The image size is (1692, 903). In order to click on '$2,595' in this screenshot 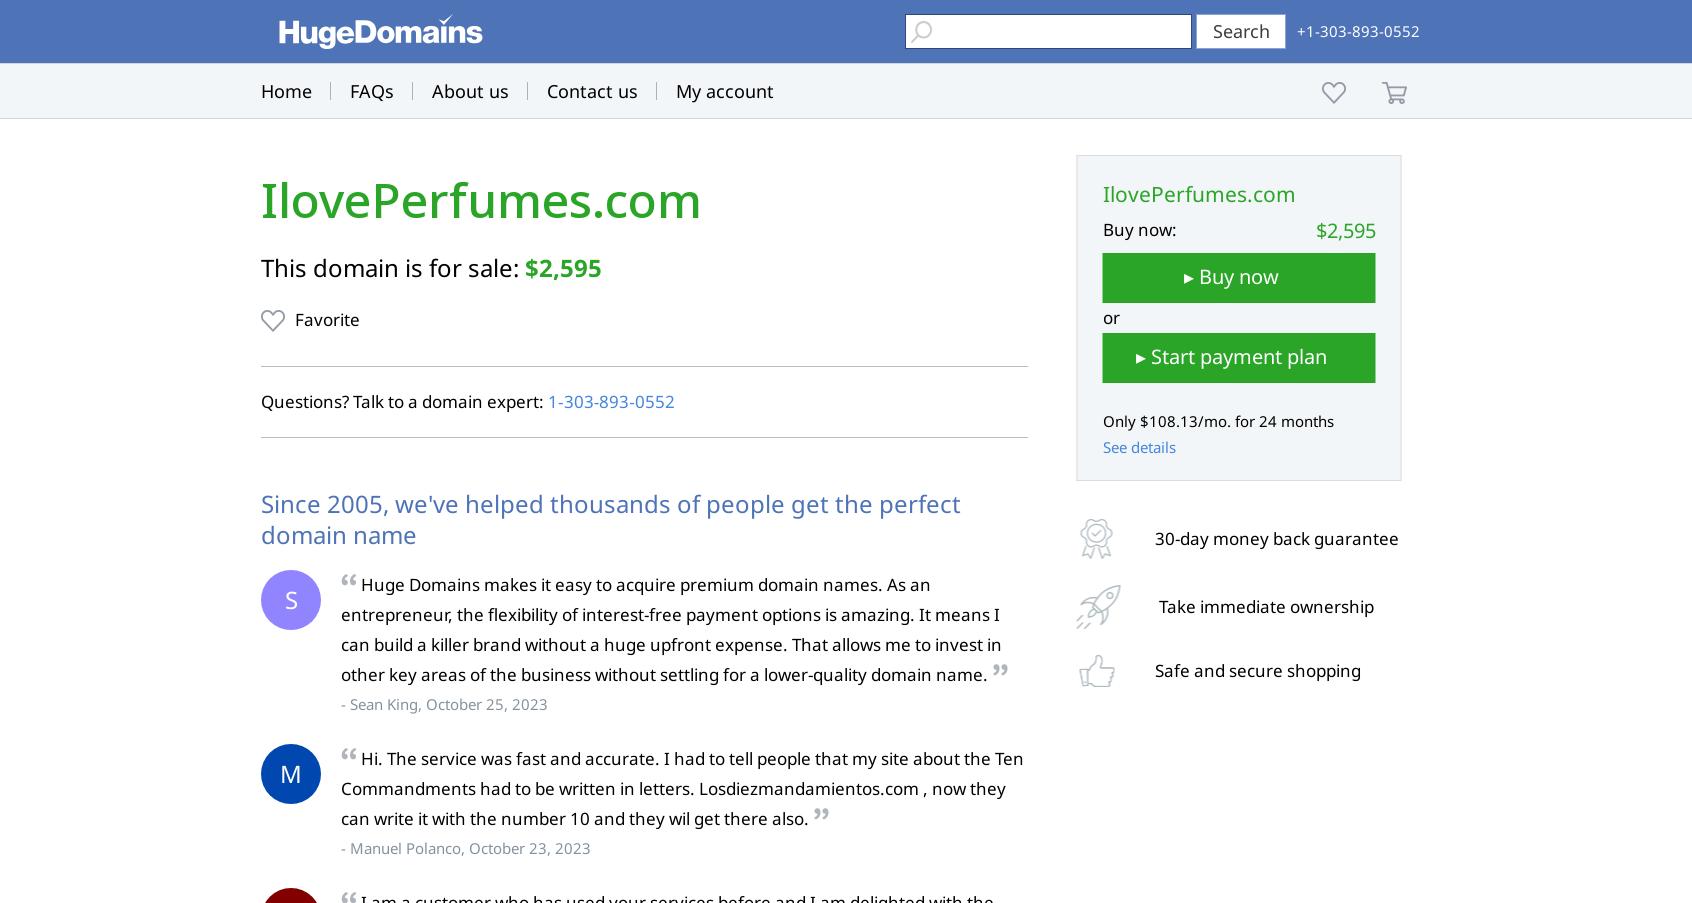, I will do `click(563, 266)`.